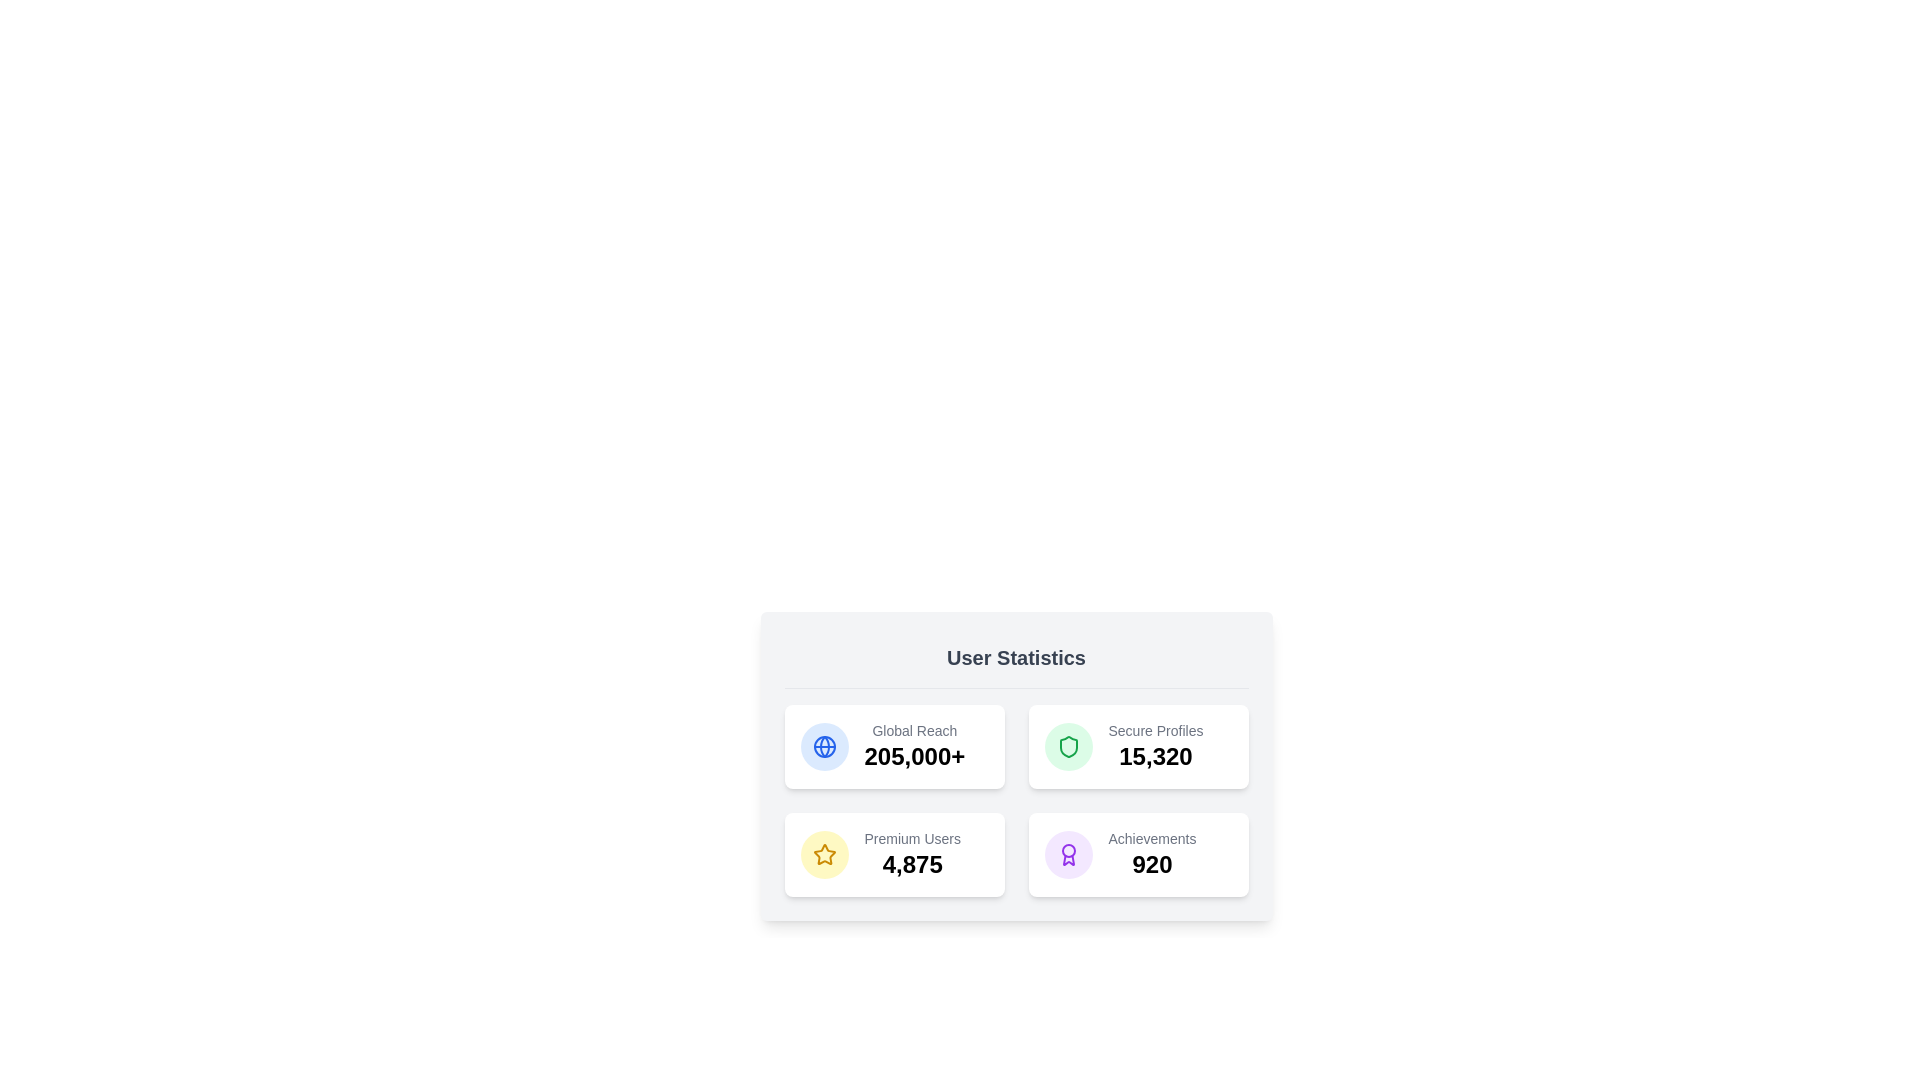 This screenshot has height=1080, width=1920. Describe the element at coordinates (824, 855) in the screenshot. I see `the premium users icon located at the bottom-left of the User Statistics section, directly above the text 'Premium Users' and '4,875'` at that location.